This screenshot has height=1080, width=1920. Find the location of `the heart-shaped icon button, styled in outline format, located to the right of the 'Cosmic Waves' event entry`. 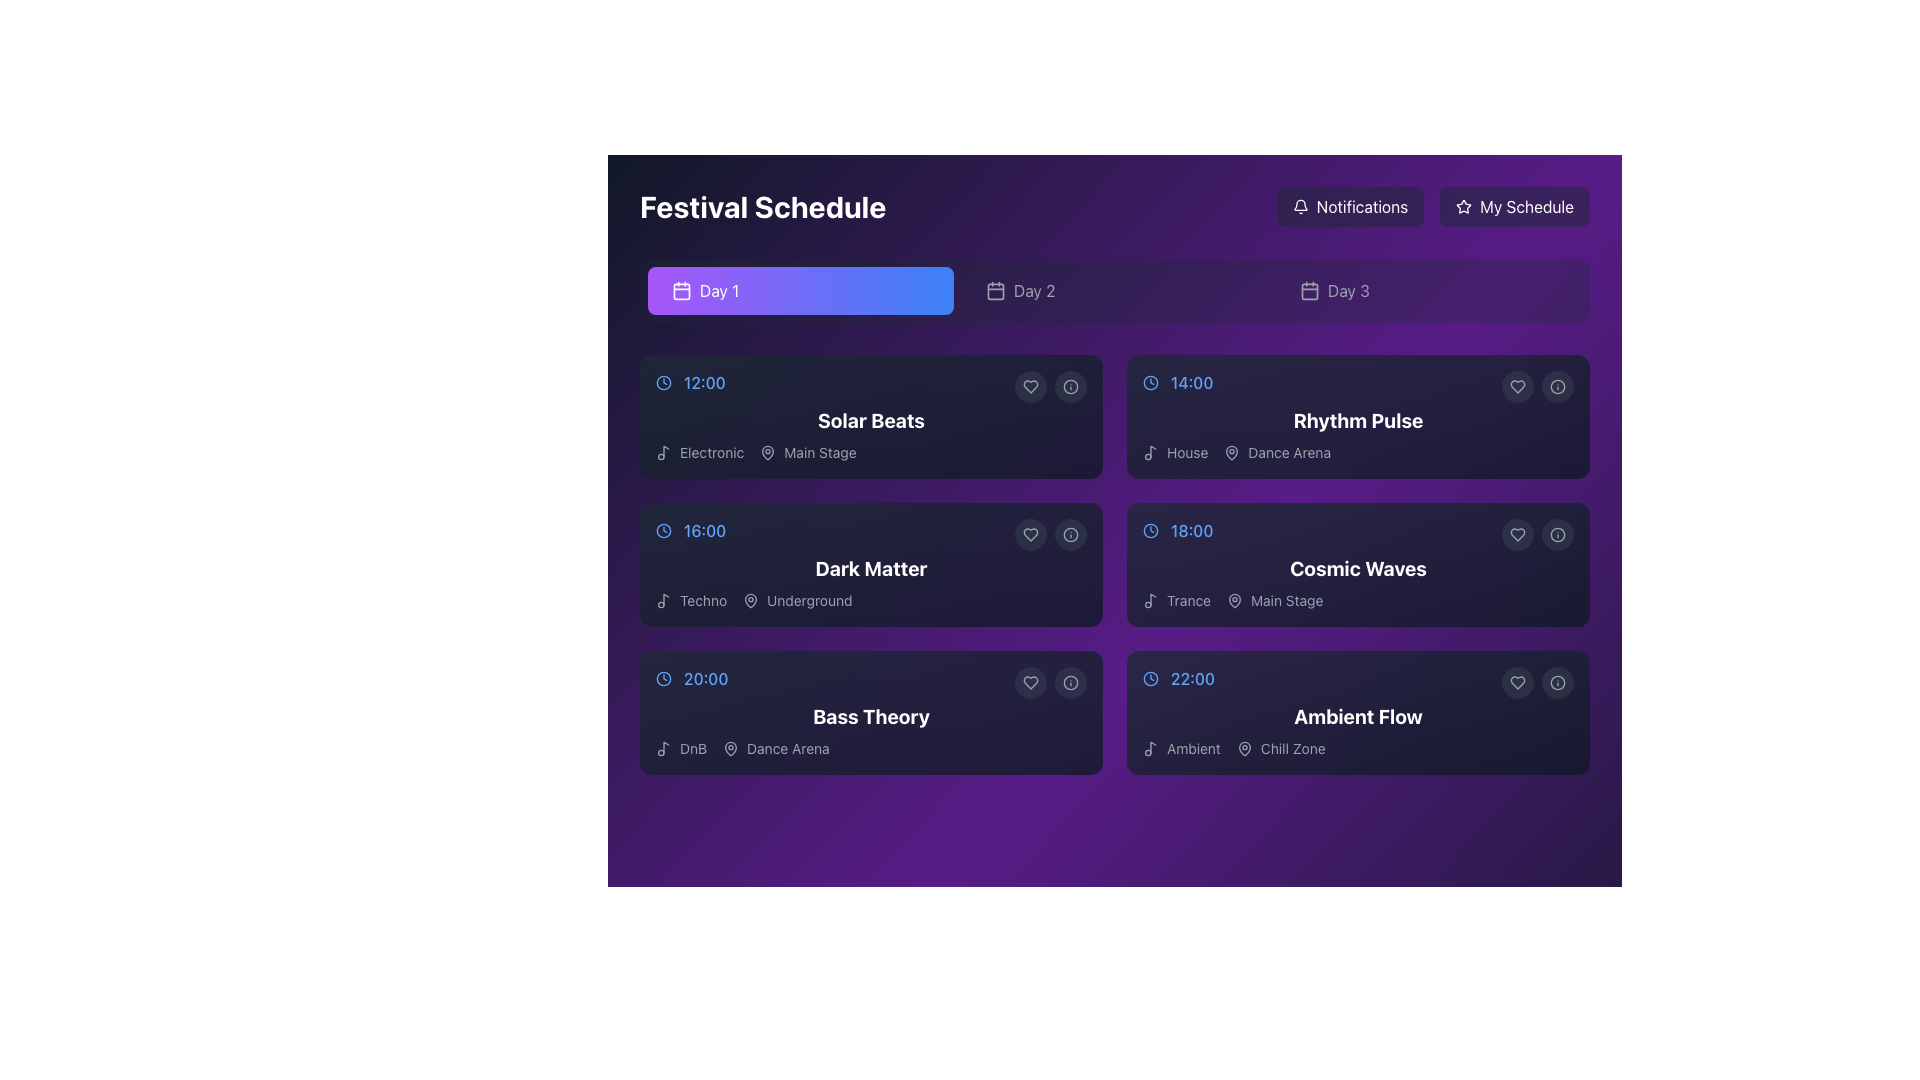

the heart-shaped icon button, styled in outline format, located to the right of the 'Cosmic Waves' event entry is located at coordinates (1517, 534).